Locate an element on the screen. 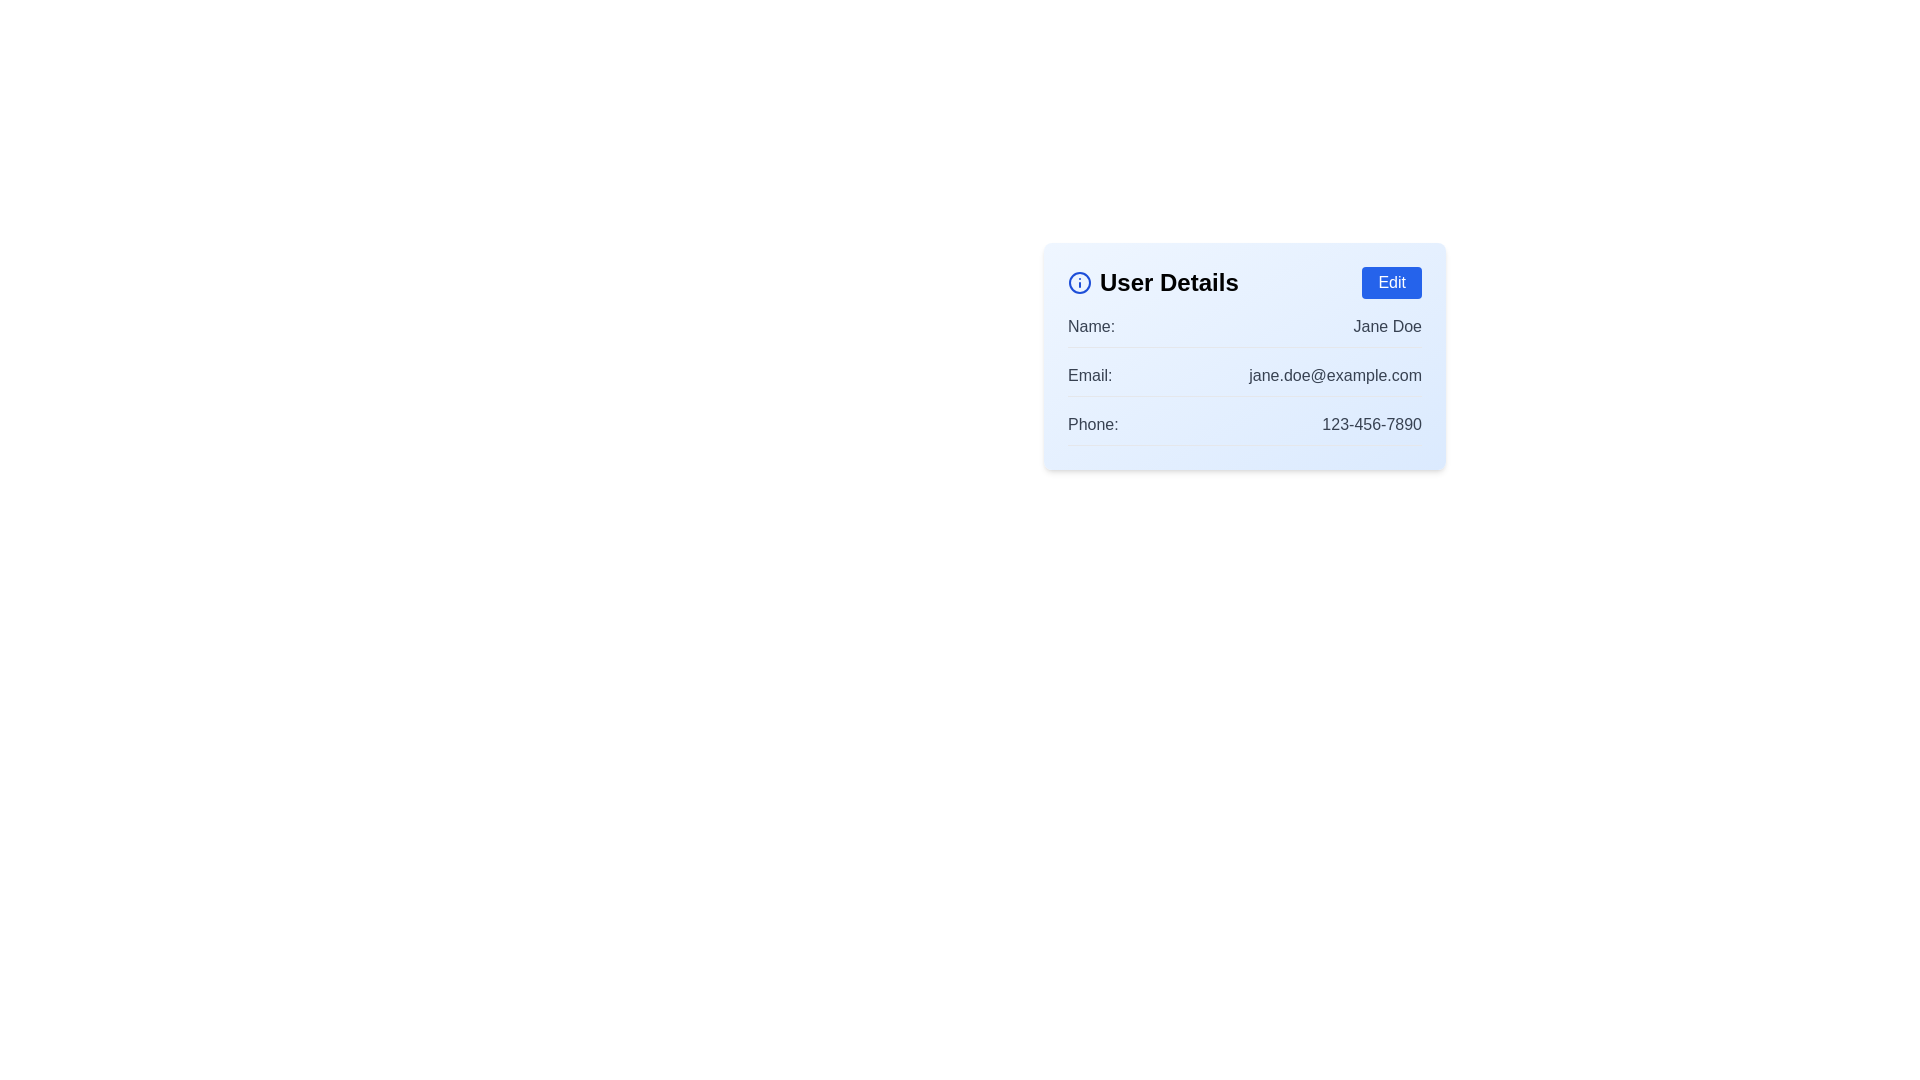  the SVG circle element that serves as a decorative part of the information icon, which is positioned to the left of the 'User Details' title in a user information card layout is located at coordinates (1079, 282).